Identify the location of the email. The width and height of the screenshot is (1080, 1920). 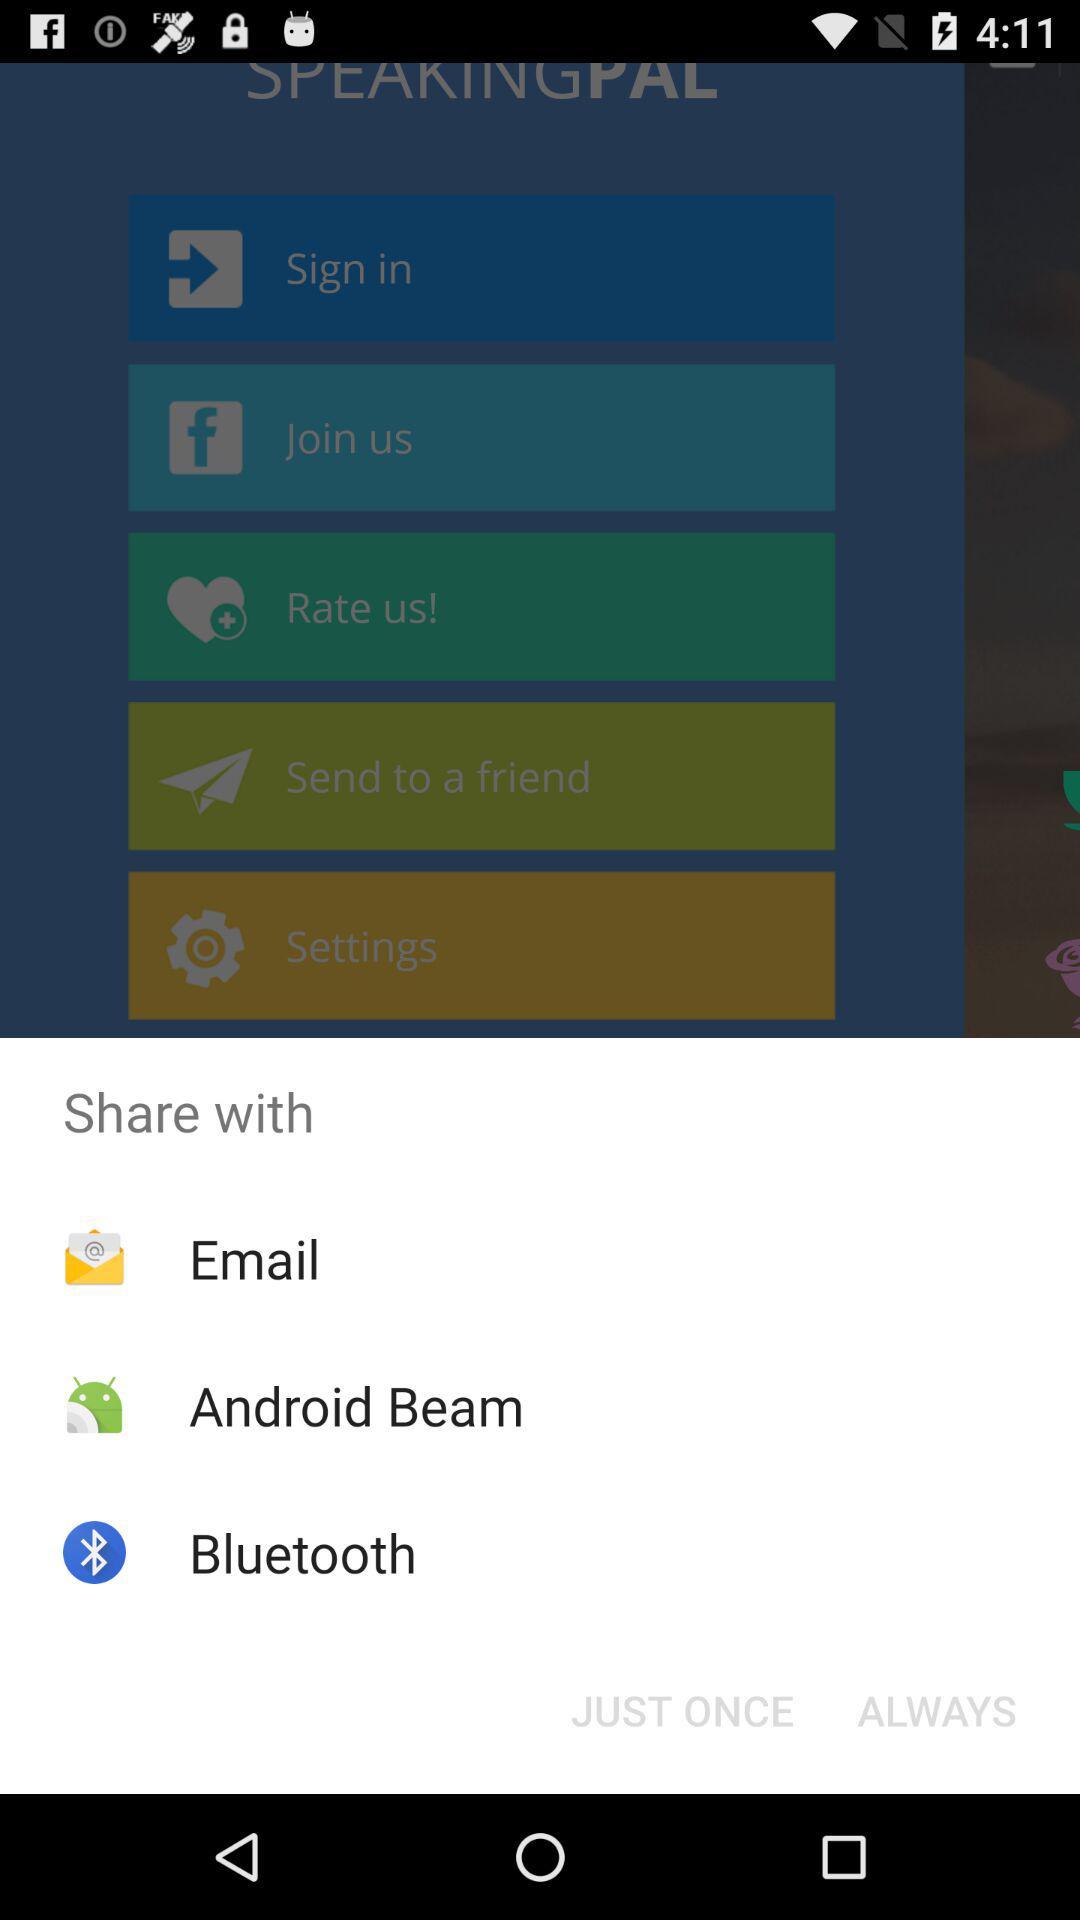
(253, 1257).